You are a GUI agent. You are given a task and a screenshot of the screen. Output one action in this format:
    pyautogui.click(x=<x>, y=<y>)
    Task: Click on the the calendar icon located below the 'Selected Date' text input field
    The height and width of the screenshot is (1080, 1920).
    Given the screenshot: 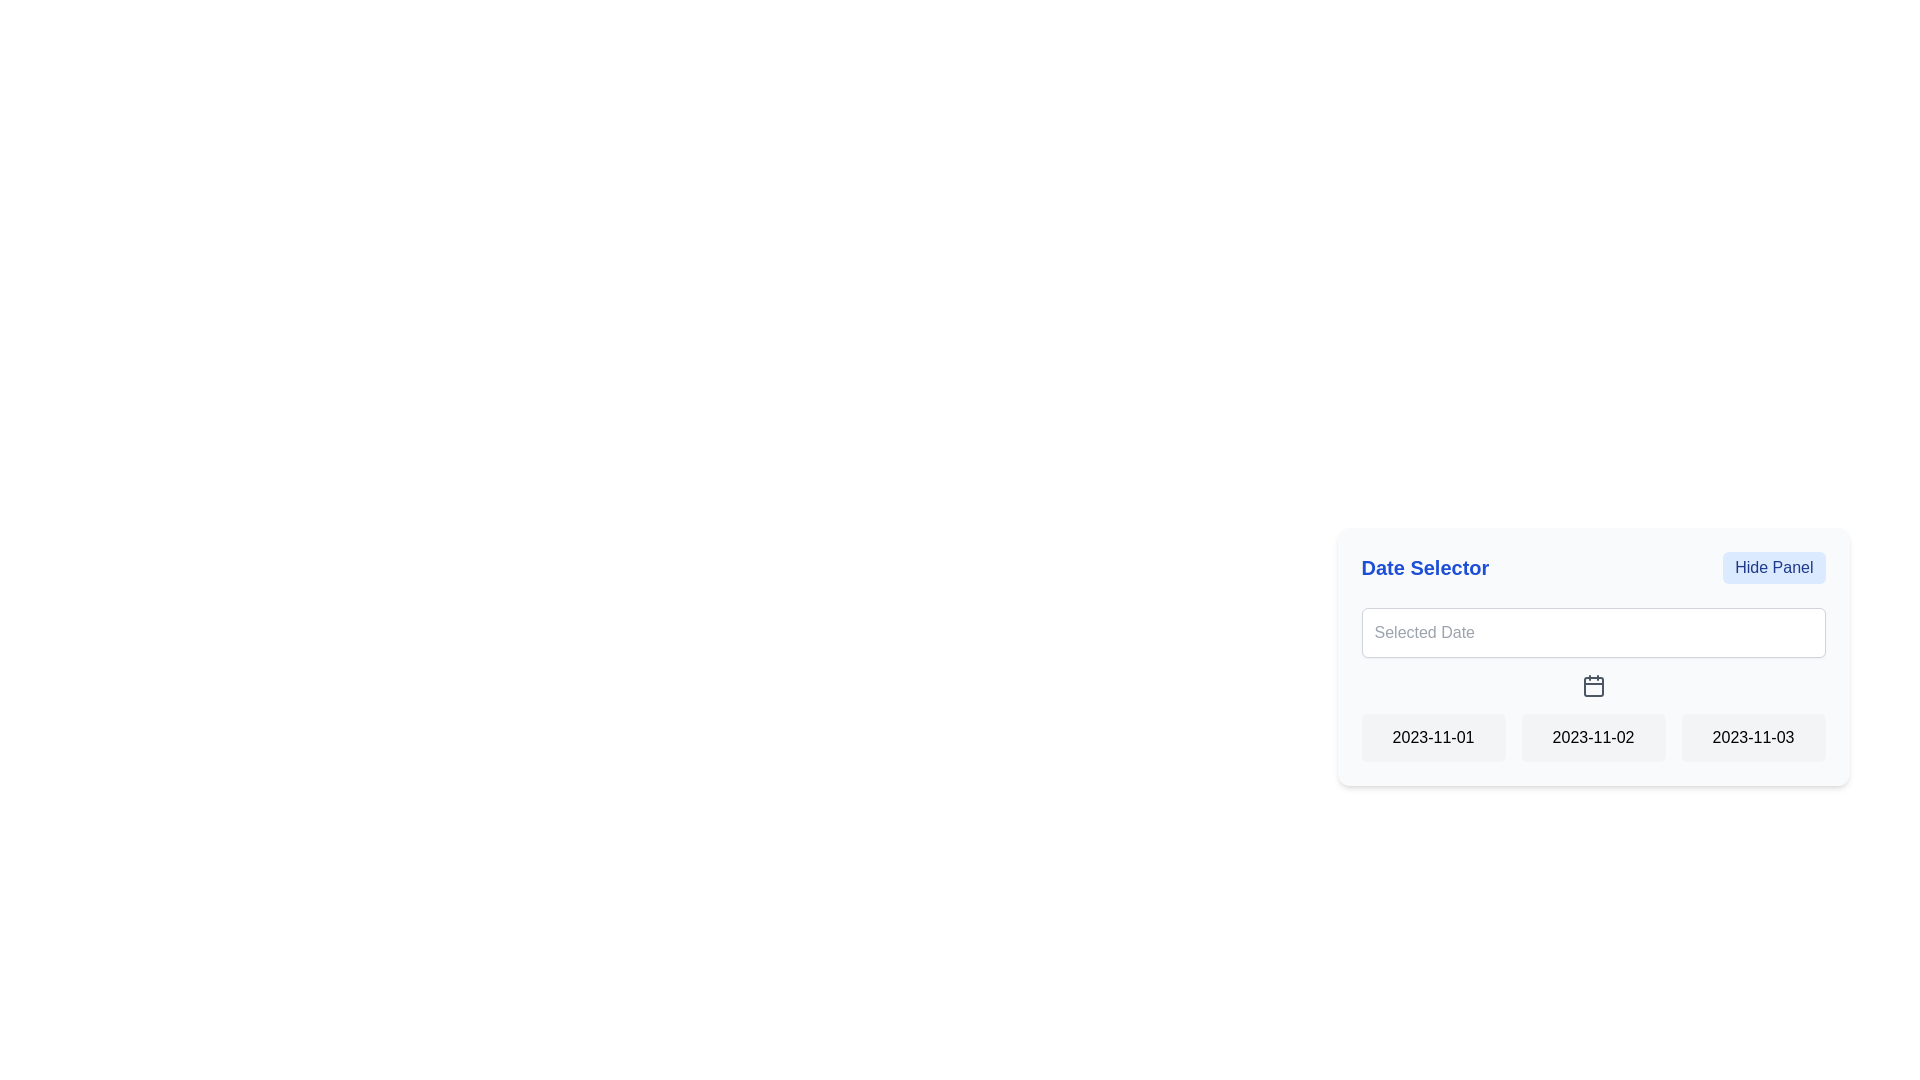 What is the action you would take?
    pyautogui.click(x=1592, y=685)
    